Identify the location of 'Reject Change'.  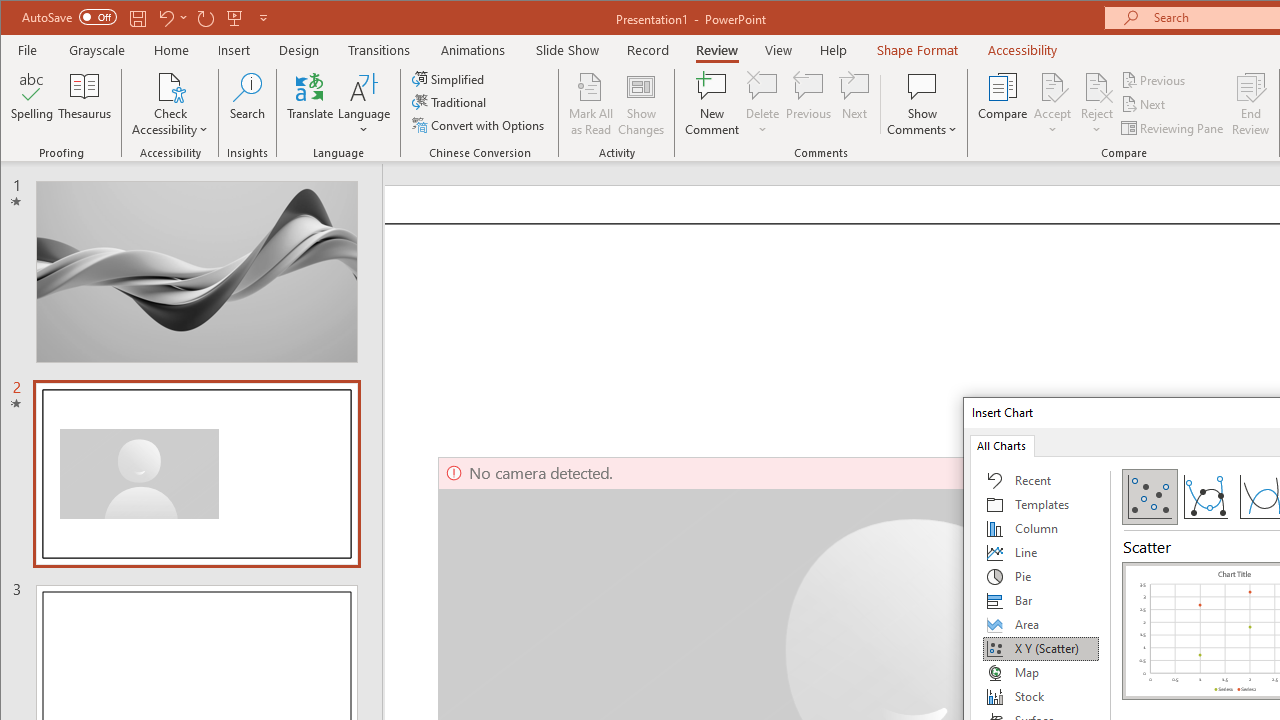
(1095, 85).